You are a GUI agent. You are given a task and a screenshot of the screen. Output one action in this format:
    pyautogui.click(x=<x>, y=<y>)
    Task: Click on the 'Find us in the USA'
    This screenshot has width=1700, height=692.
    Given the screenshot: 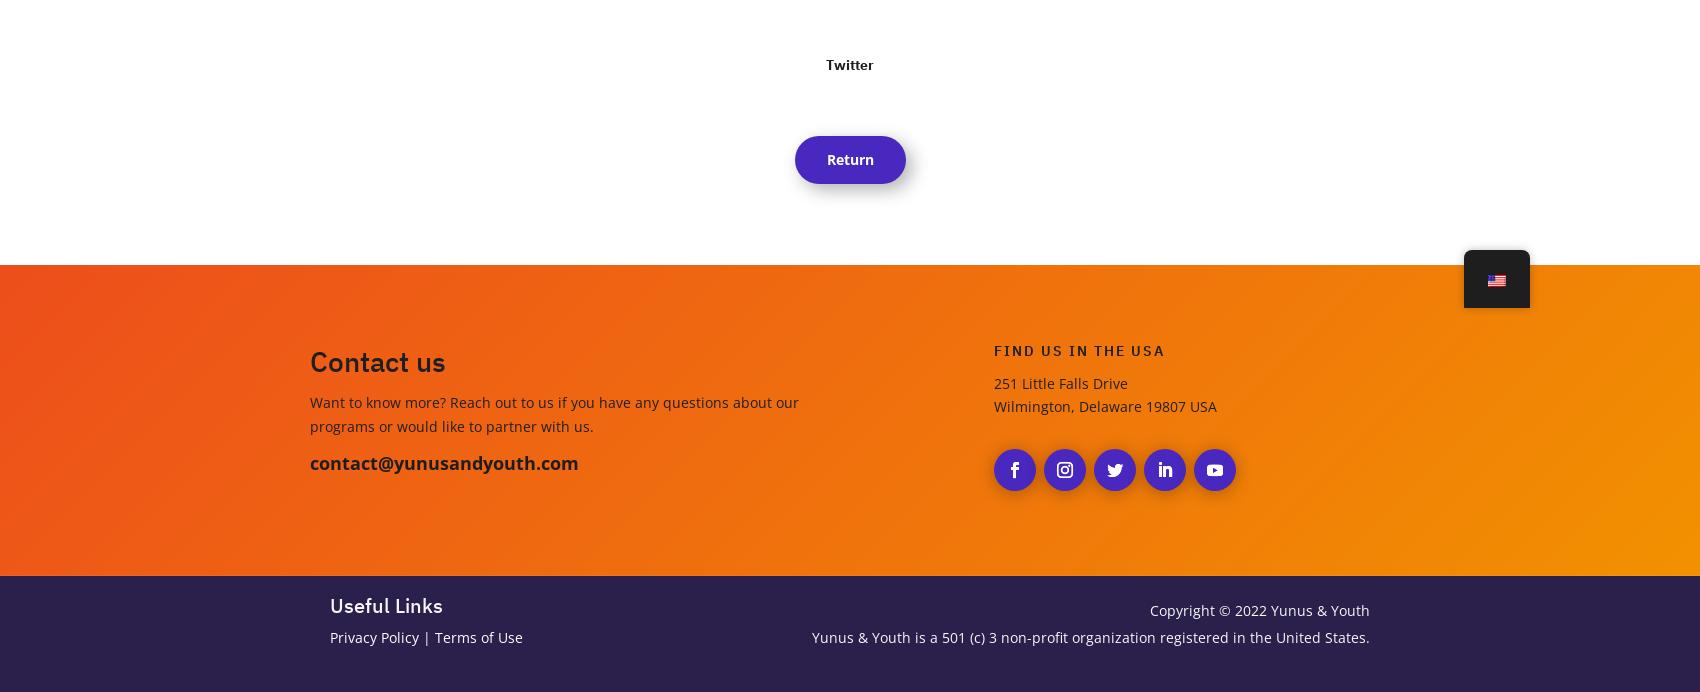 What is the action you would take?
    pyautogui.click(x=991, y=350)
    